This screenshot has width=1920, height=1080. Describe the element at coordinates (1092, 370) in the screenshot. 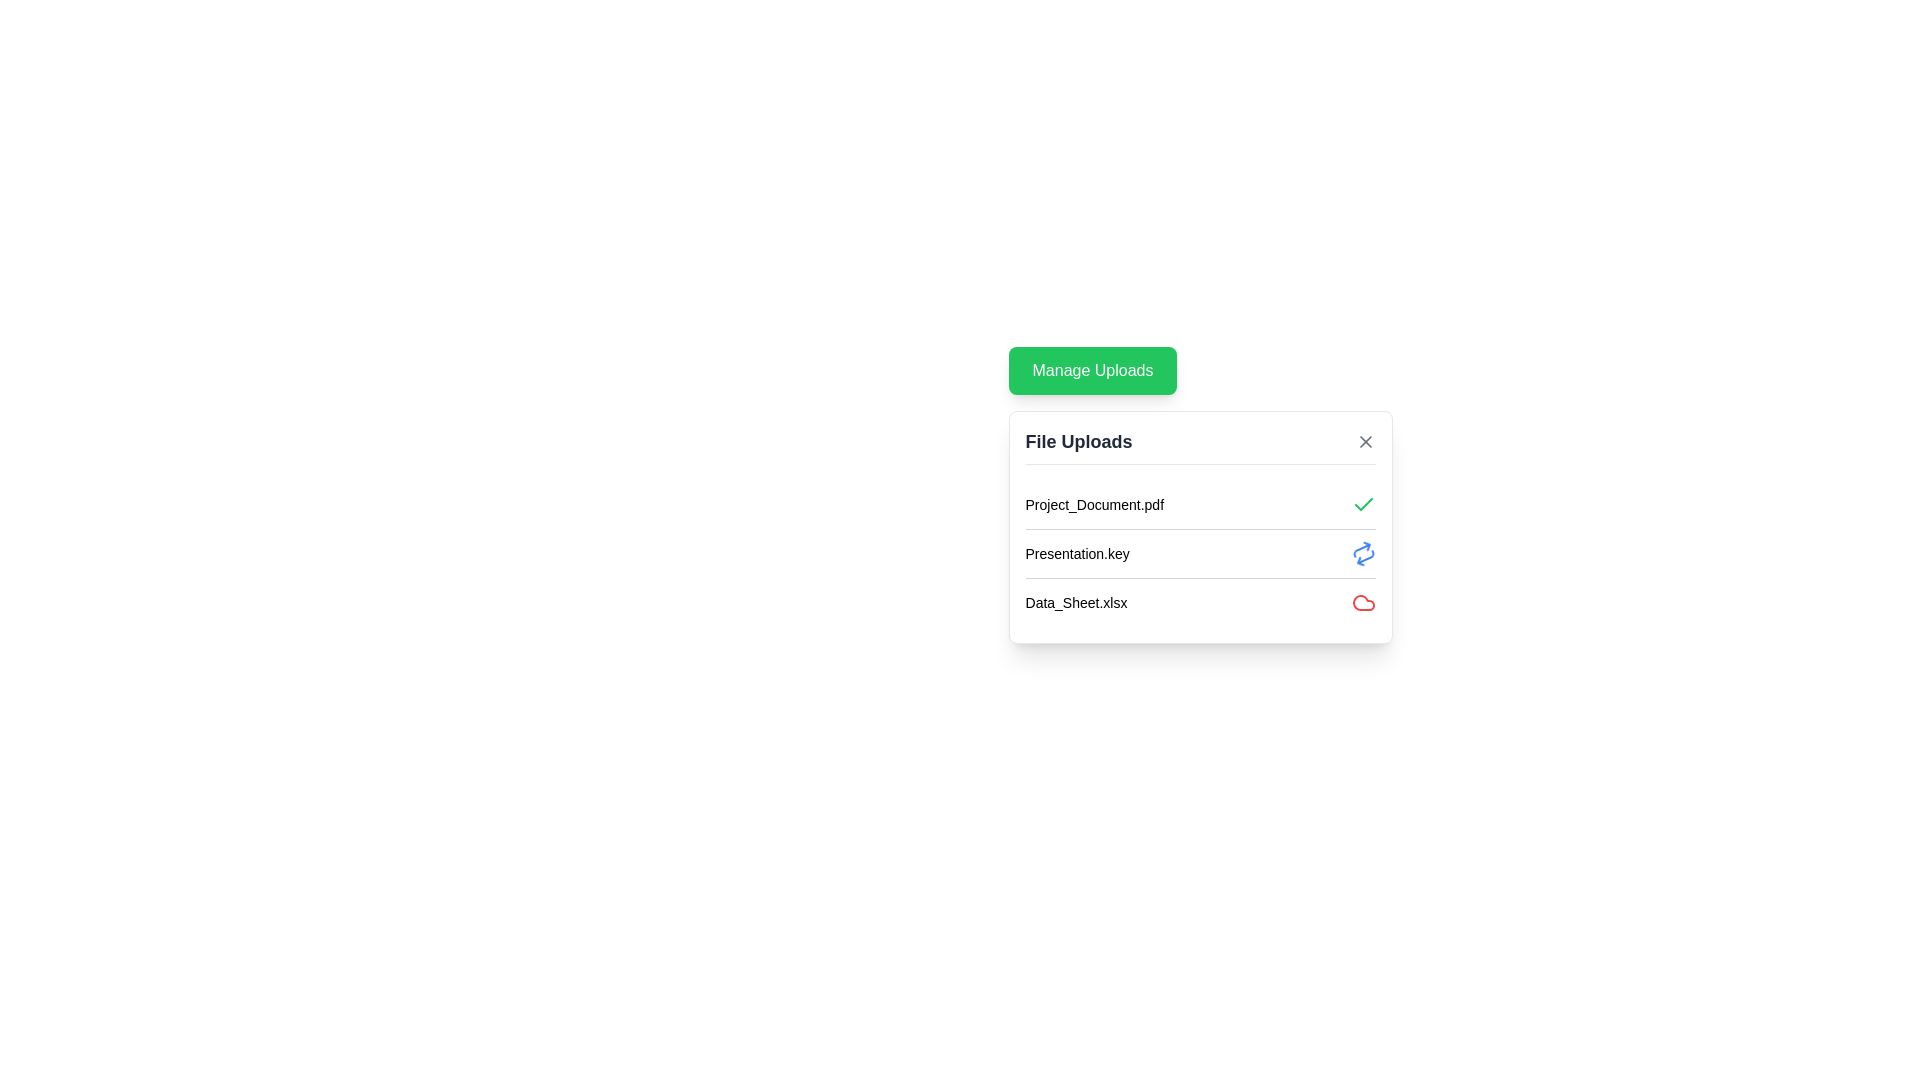

I see `the 'Manage Uploads' button, which is located in the upper section of the 'File Uploads' area, to trigger potential visual or textual feedback` at that location.